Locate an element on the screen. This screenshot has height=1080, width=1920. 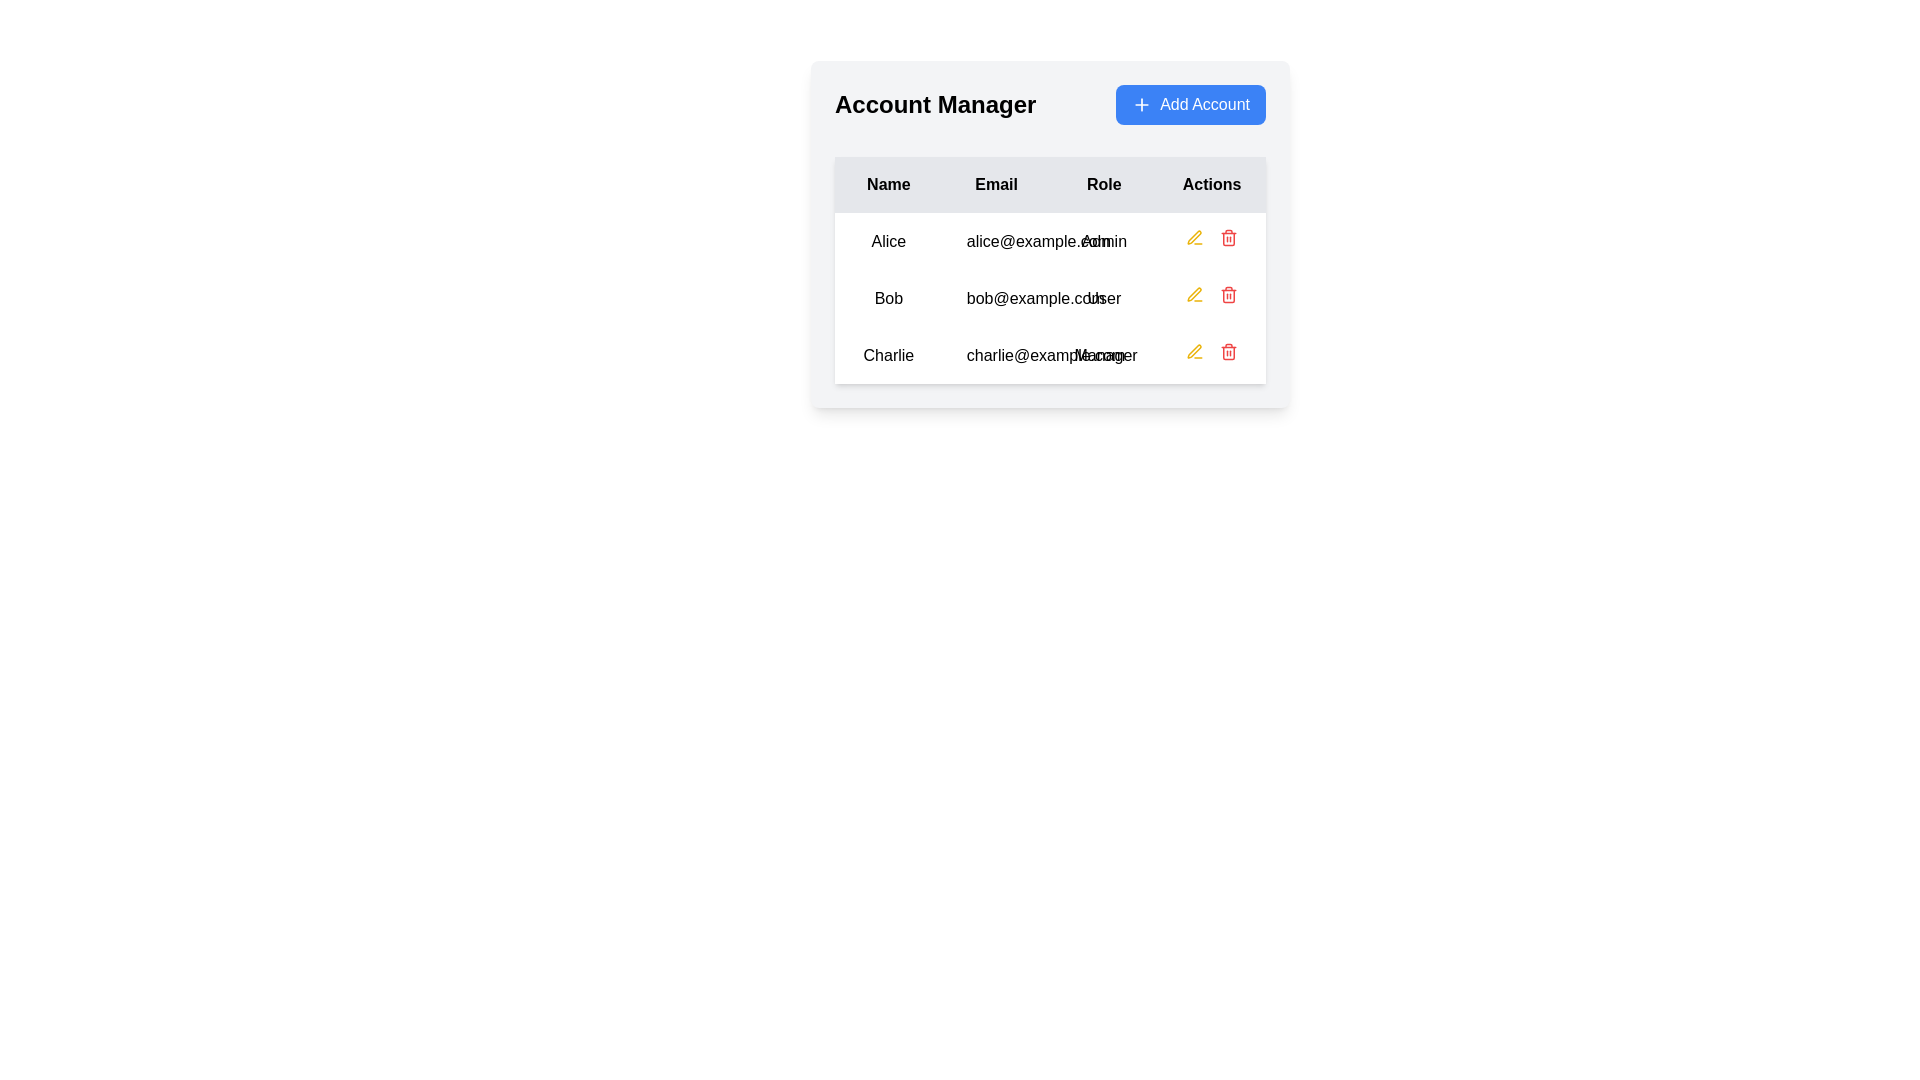
the static text field displaying the email address of user 'Charlie', located in the second column of the last row of the table under the heading 'Email' is located at coordinates (996, 354).